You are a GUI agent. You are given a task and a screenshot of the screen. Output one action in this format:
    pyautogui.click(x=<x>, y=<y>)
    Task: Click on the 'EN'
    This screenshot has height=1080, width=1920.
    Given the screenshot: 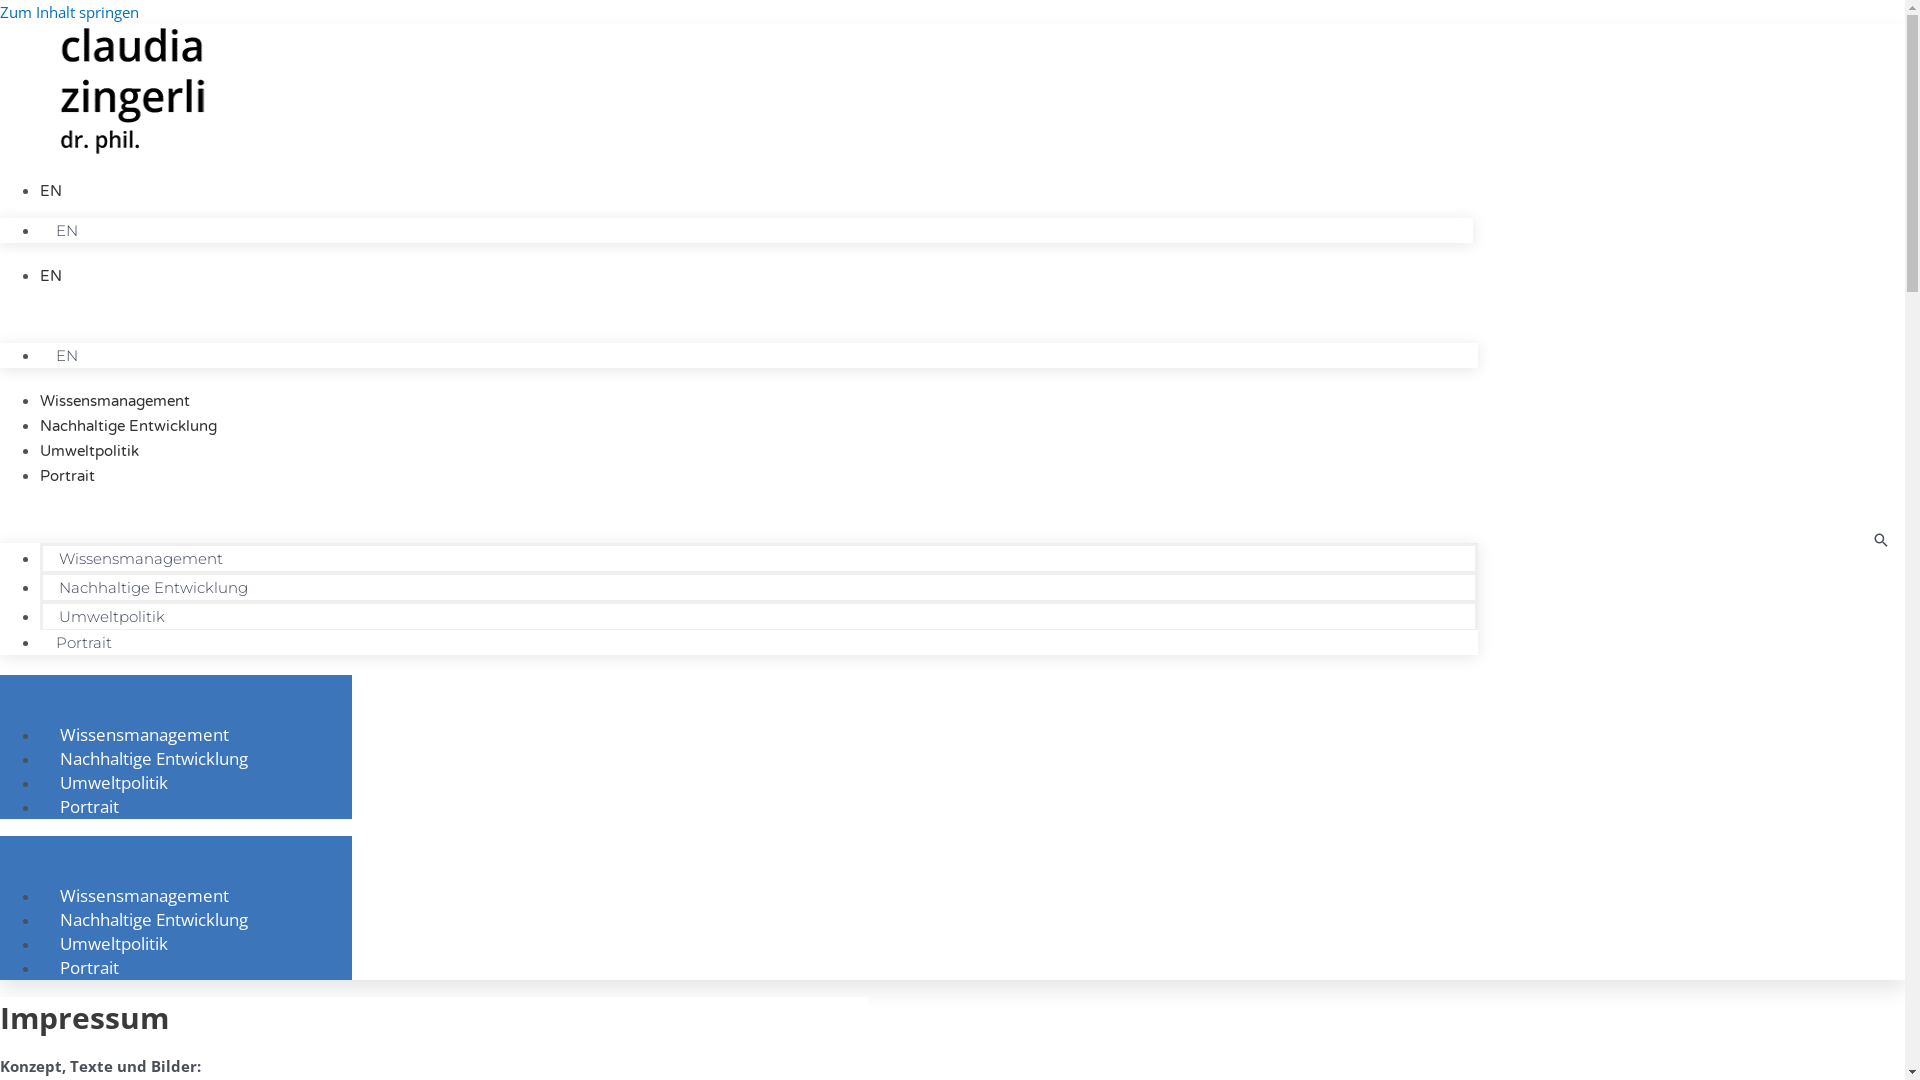 What is the action you would take?
    pyautogui.click(x=51, y=276)
    